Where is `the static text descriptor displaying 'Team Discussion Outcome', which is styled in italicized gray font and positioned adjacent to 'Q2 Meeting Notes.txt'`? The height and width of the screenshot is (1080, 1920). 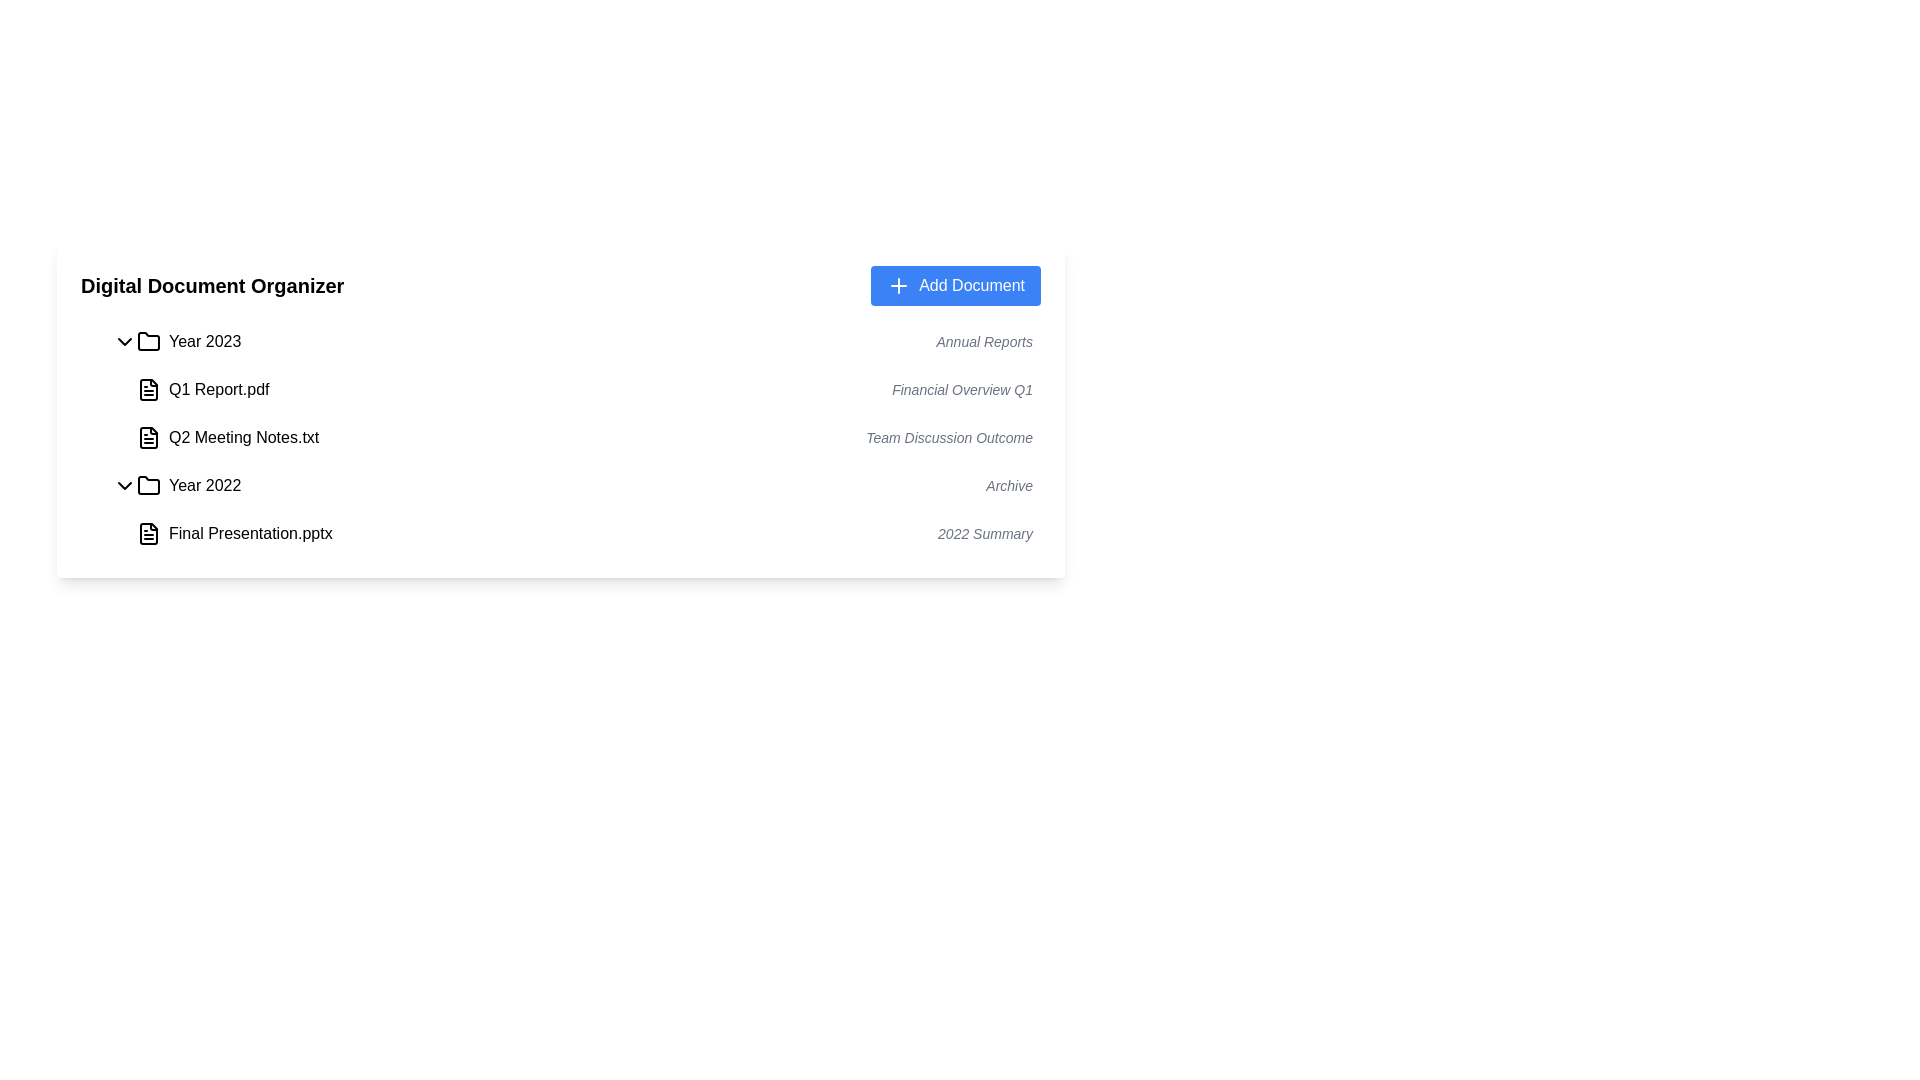
the static text descriptor displaying 'Team Discussion Outcome', which is styled in italicized gray font and positioned adjacent to 'Q2 Meeting Notes.txt' is located at coordinates (948, 437).